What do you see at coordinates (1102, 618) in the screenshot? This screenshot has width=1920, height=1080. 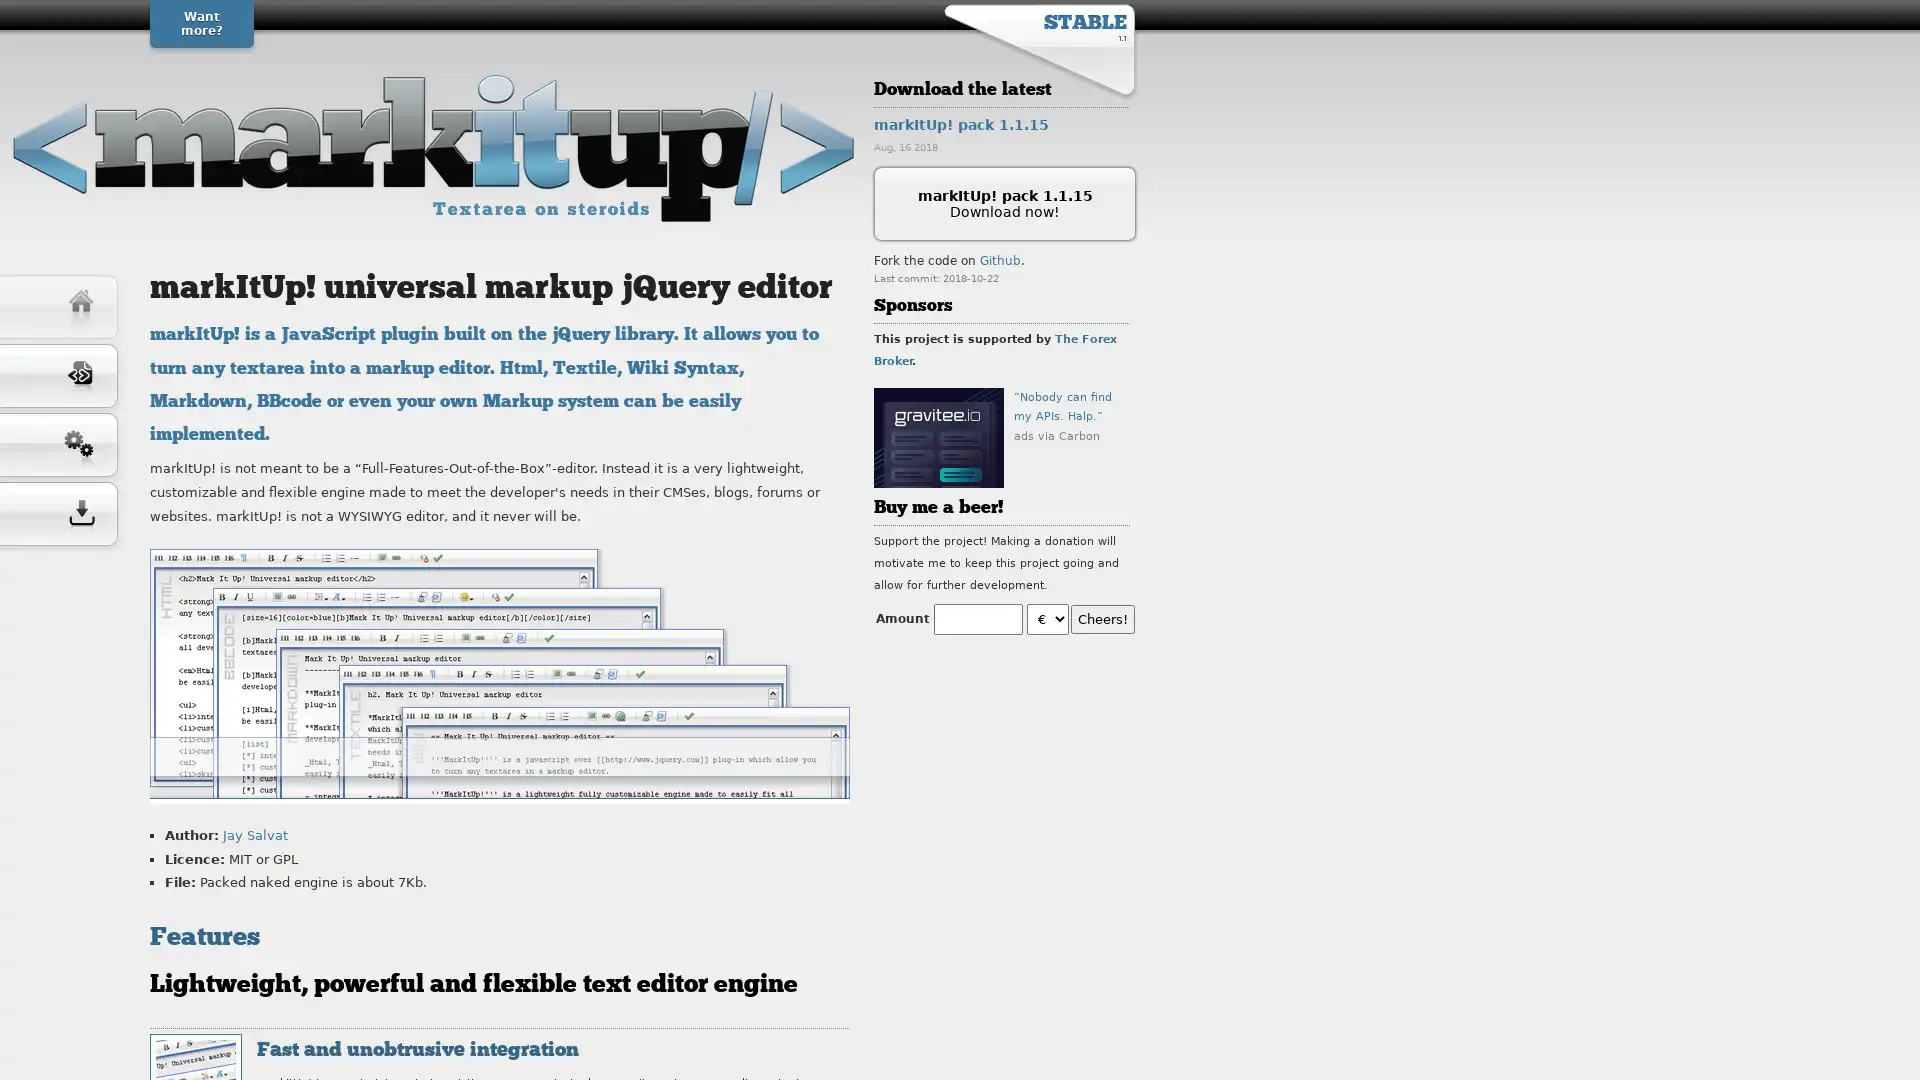 I see `Cheers!` at bounding box center [1102, 618].